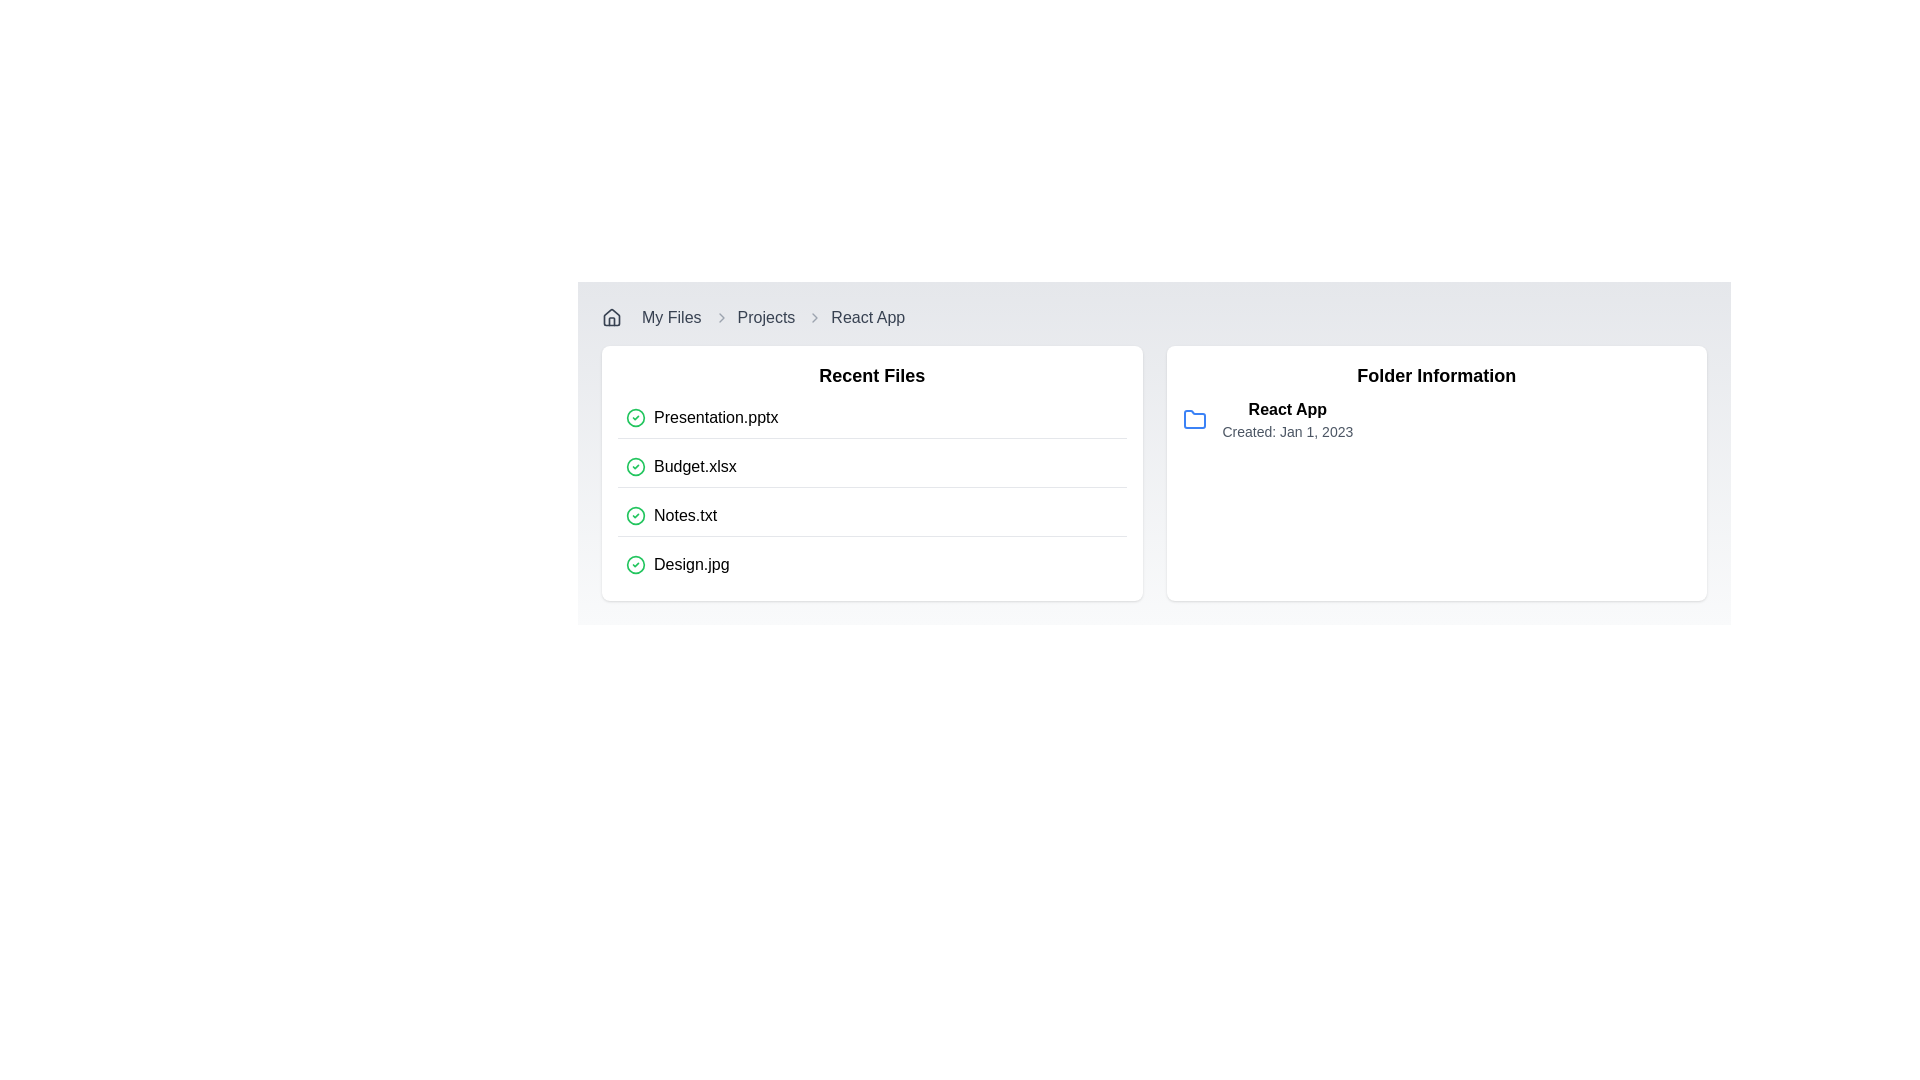  I want to click on metadata text located directly beneath the 'React App' text in the 'Folder Information' panel, so click(1287, 431).